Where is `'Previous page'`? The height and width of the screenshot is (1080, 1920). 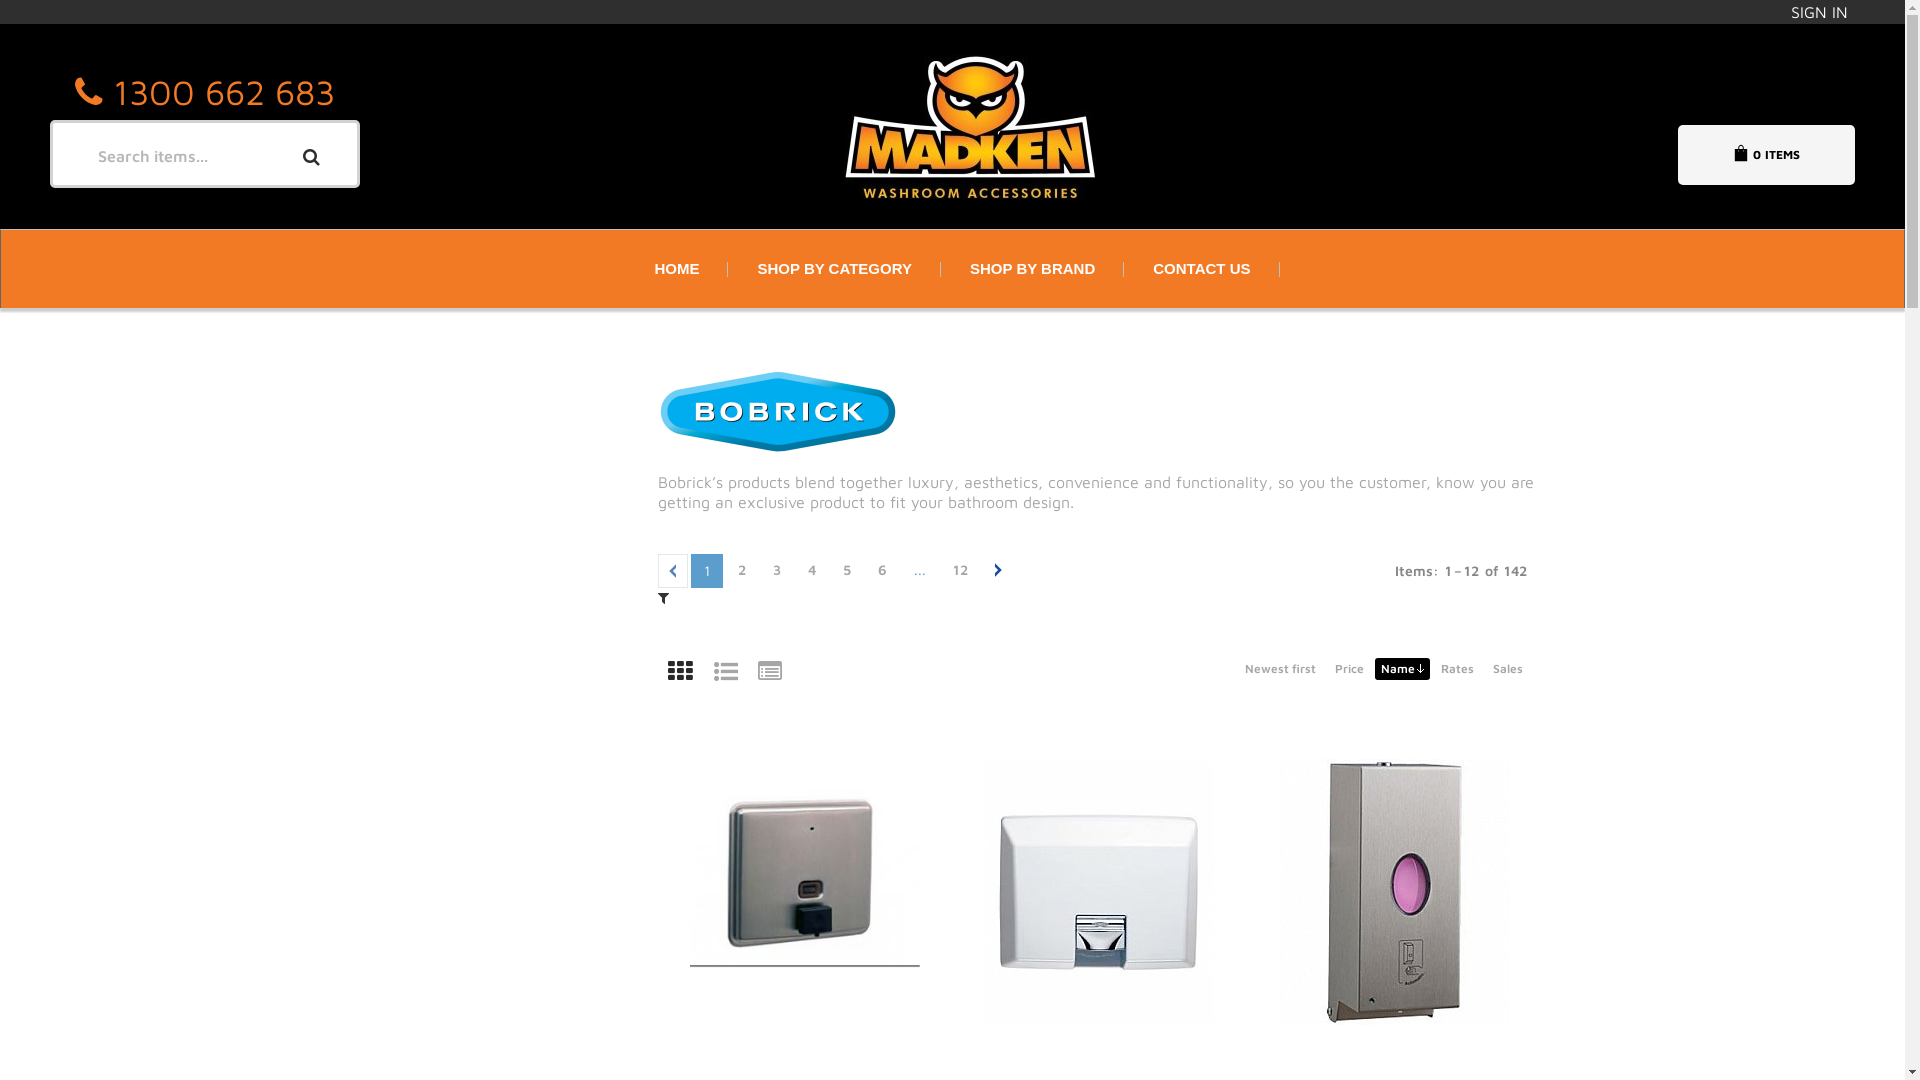 'Previous page' is located at coordinates (672, 570).